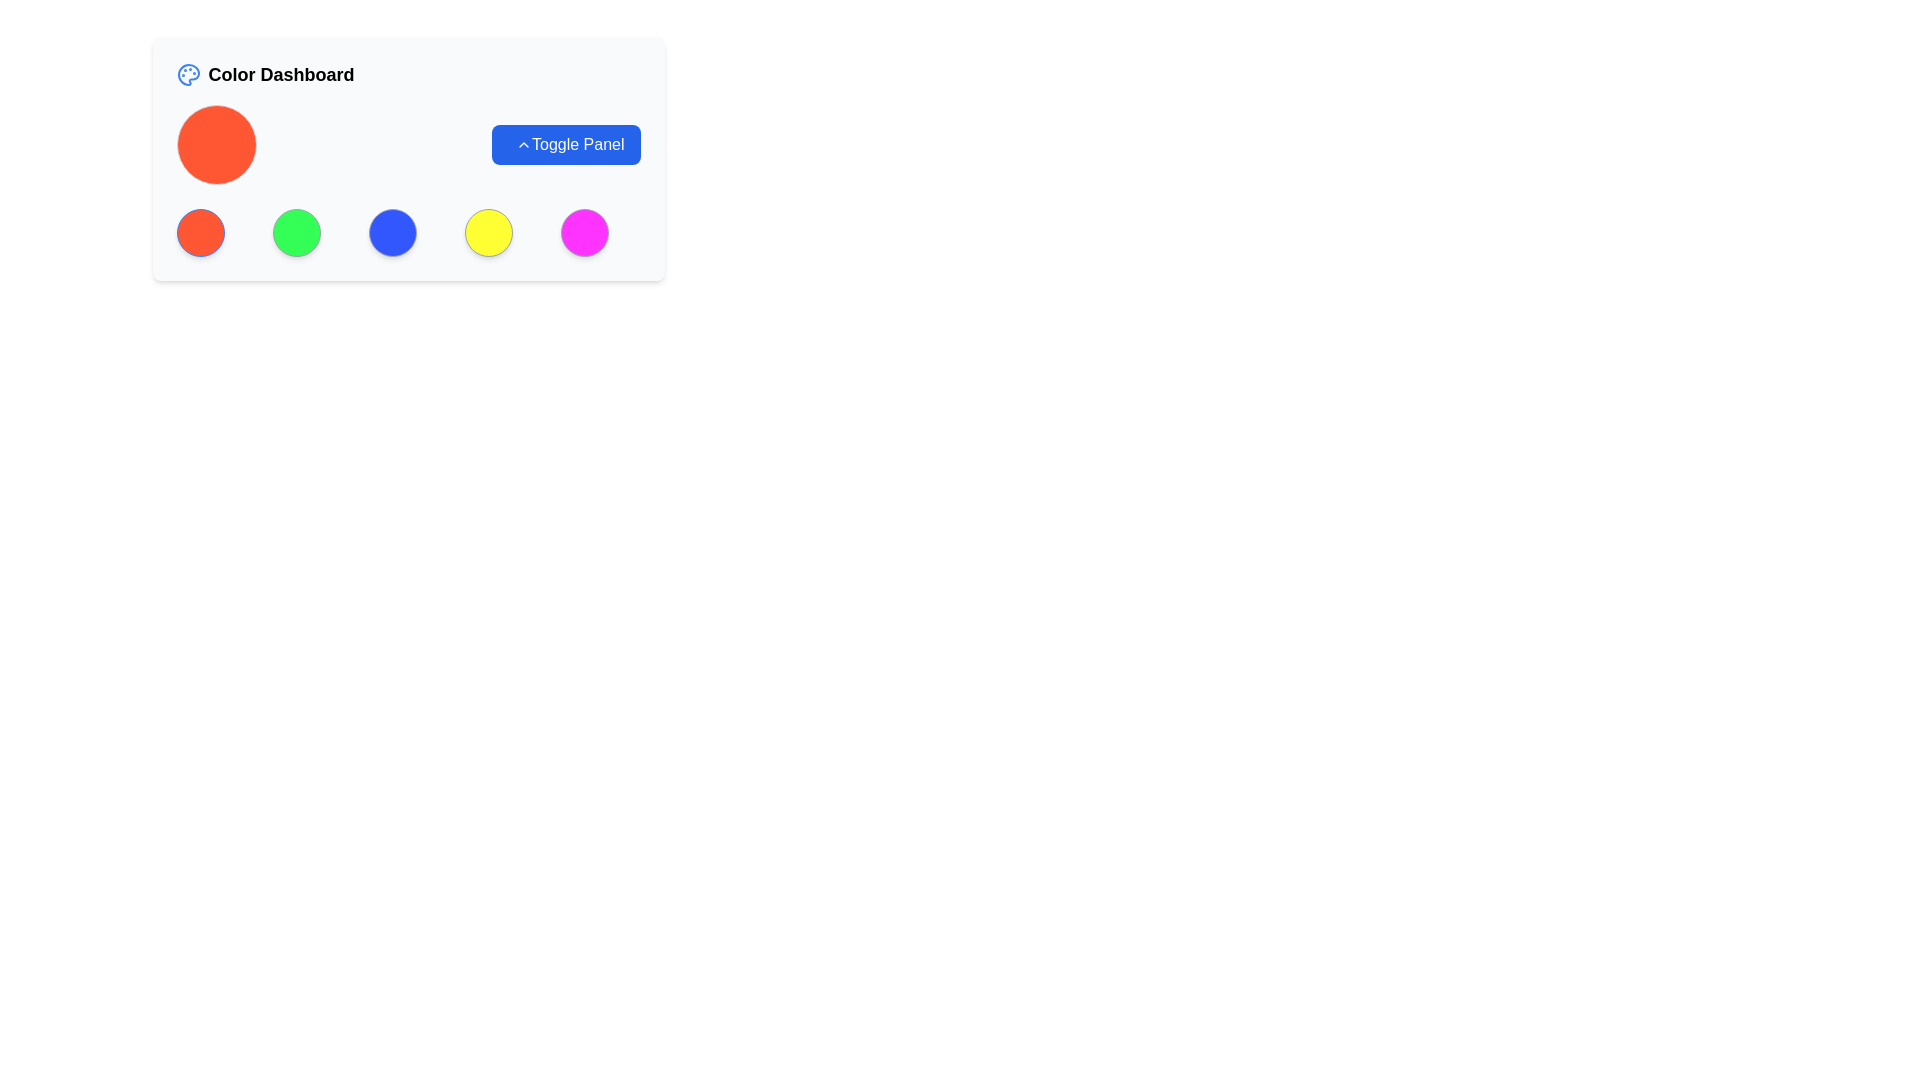 This screenshot has height=1080, width=1920. Describe the element at coordinates (200, 231) in the screenshot. I see `the first circular button with a bright orange background and a thin blue border` at that location.